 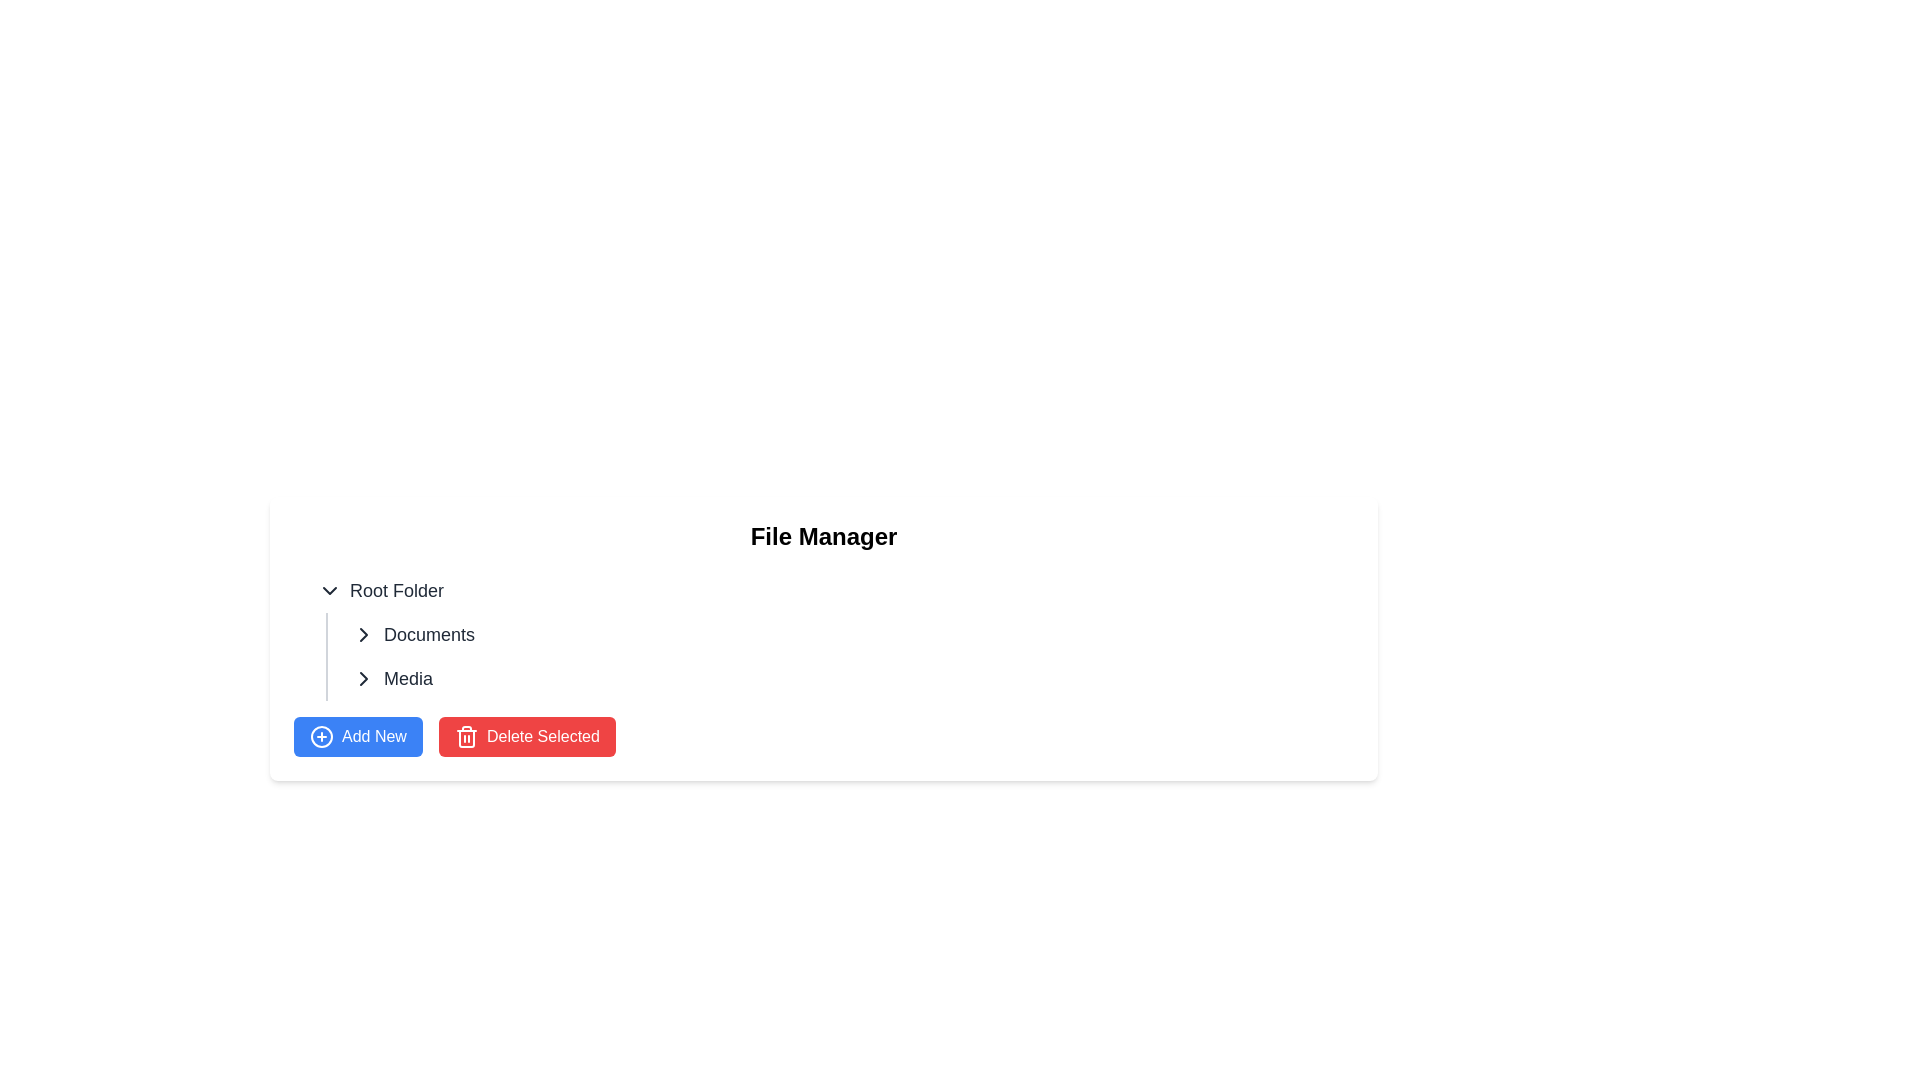 I want to click on the small icon marker resembling a rightward-facing chevron arrow located to the left of the 'Media' label, so click(x=364, y=677).